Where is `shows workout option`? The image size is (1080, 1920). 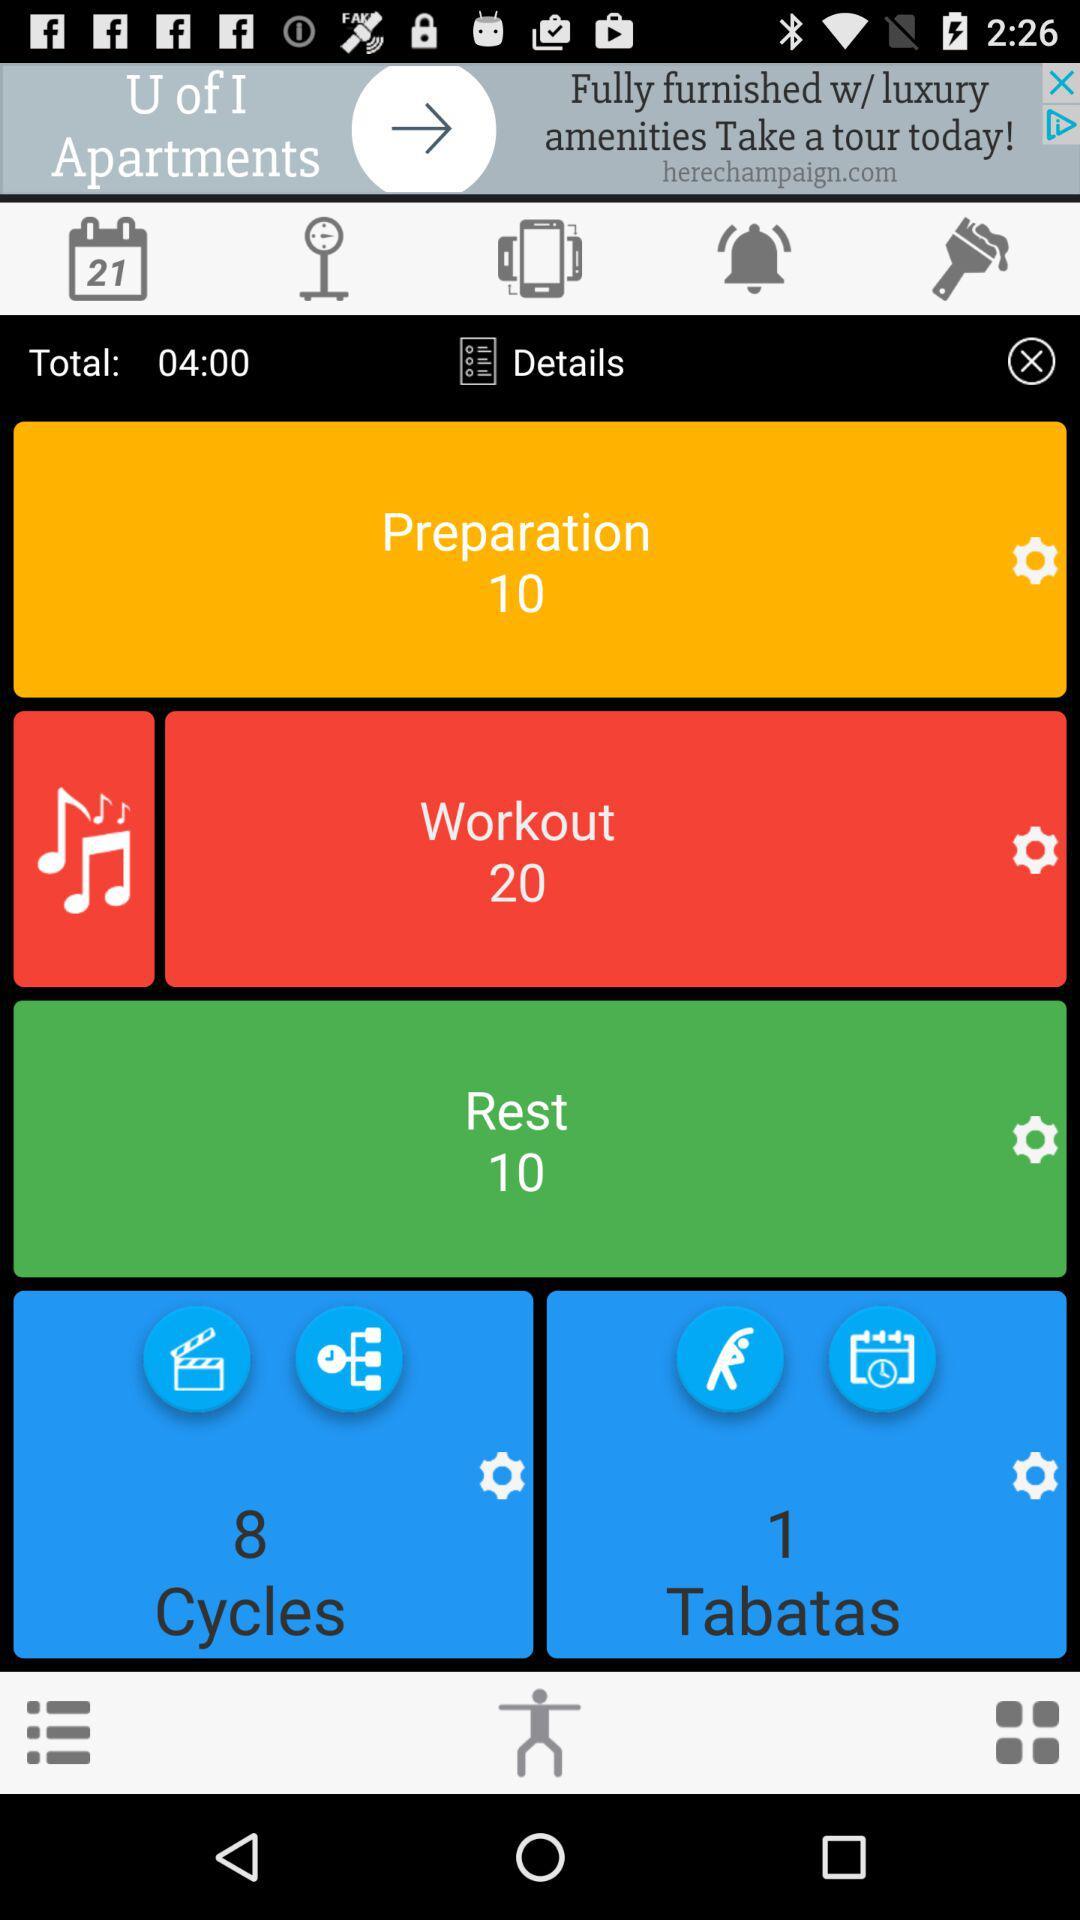
shows workout option is located at coordinates (614, 849).